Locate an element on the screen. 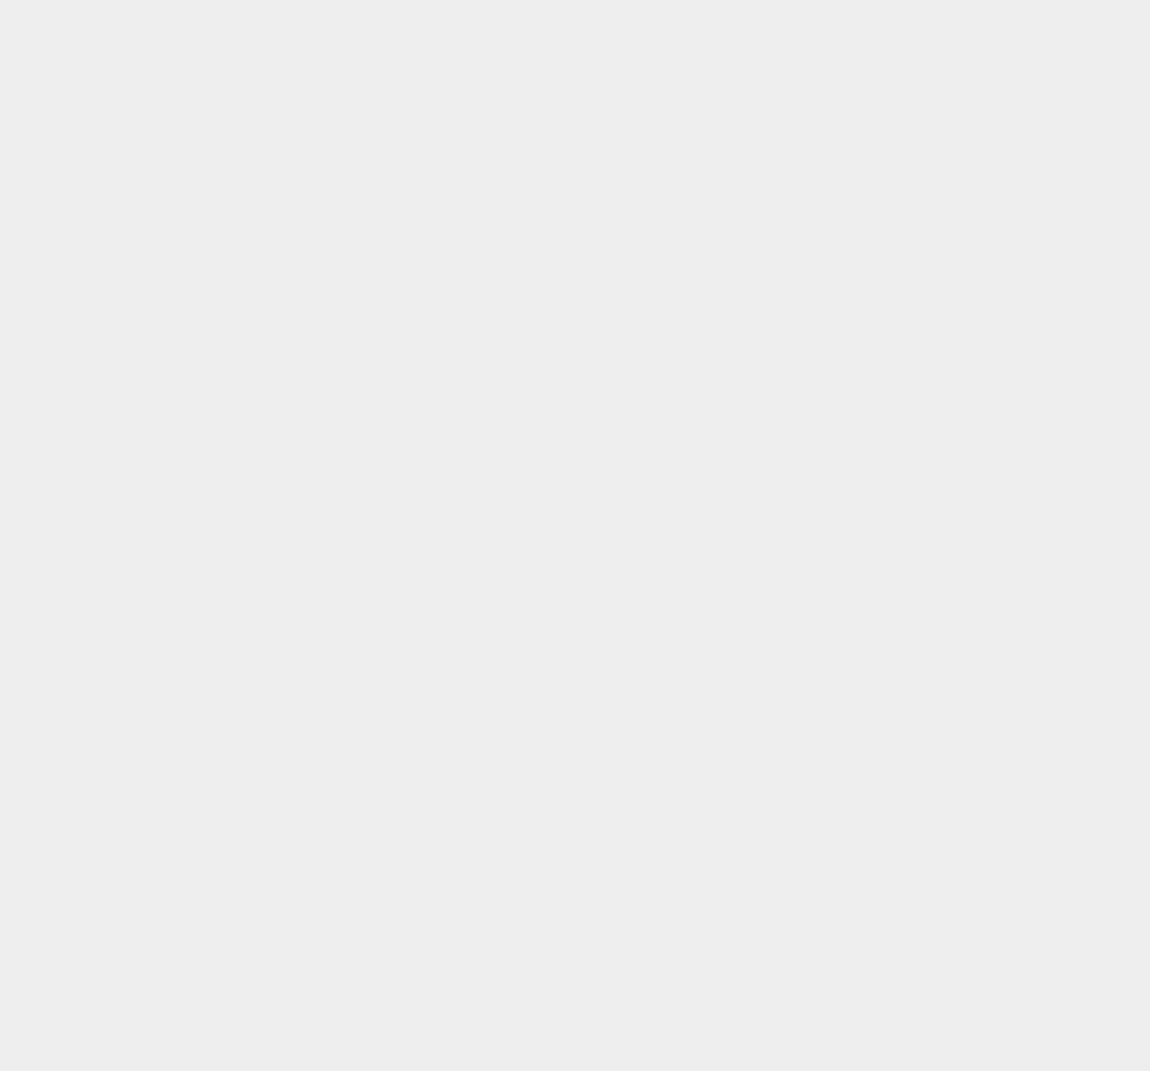  'Privacy' is located at coordinates (835, 967).